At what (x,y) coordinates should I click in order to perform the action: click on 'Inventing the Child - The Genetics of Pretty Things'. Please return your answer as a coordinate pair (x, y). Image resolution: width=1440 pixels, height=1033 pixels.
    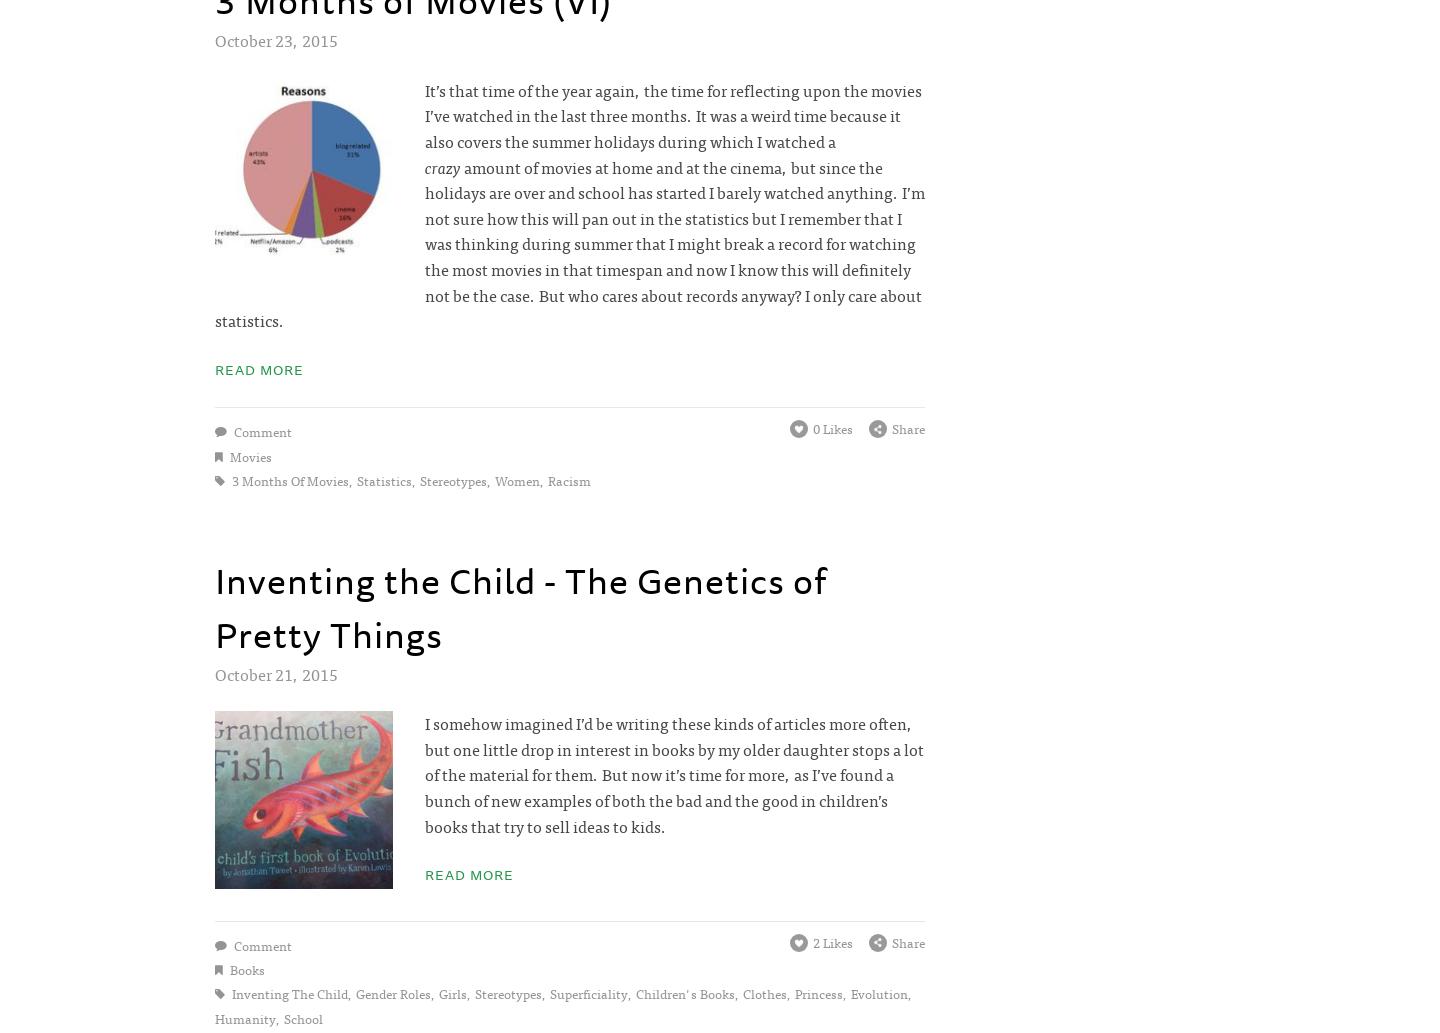
    Looking at the image, I should click on (519, 605).